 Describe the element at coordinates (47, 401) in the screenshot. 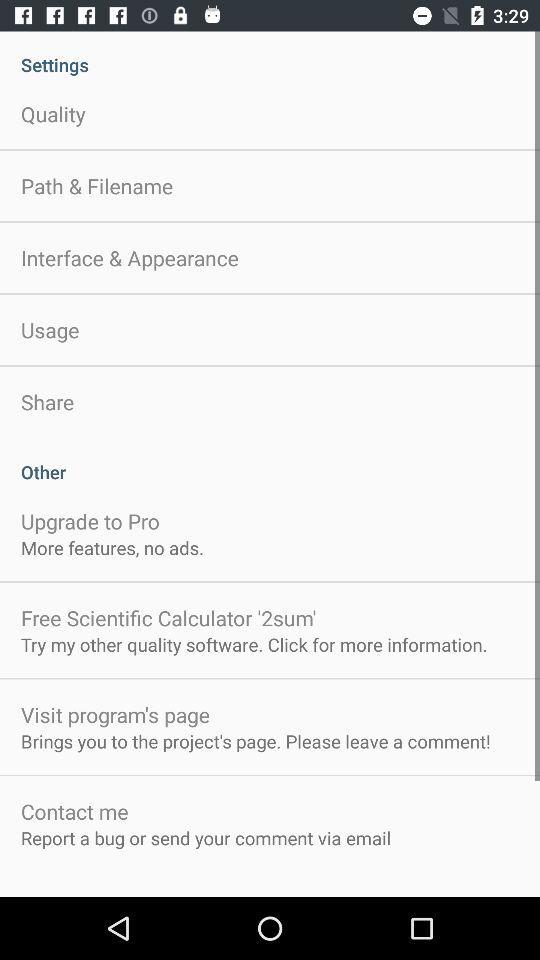

I see `the share app` at that location.